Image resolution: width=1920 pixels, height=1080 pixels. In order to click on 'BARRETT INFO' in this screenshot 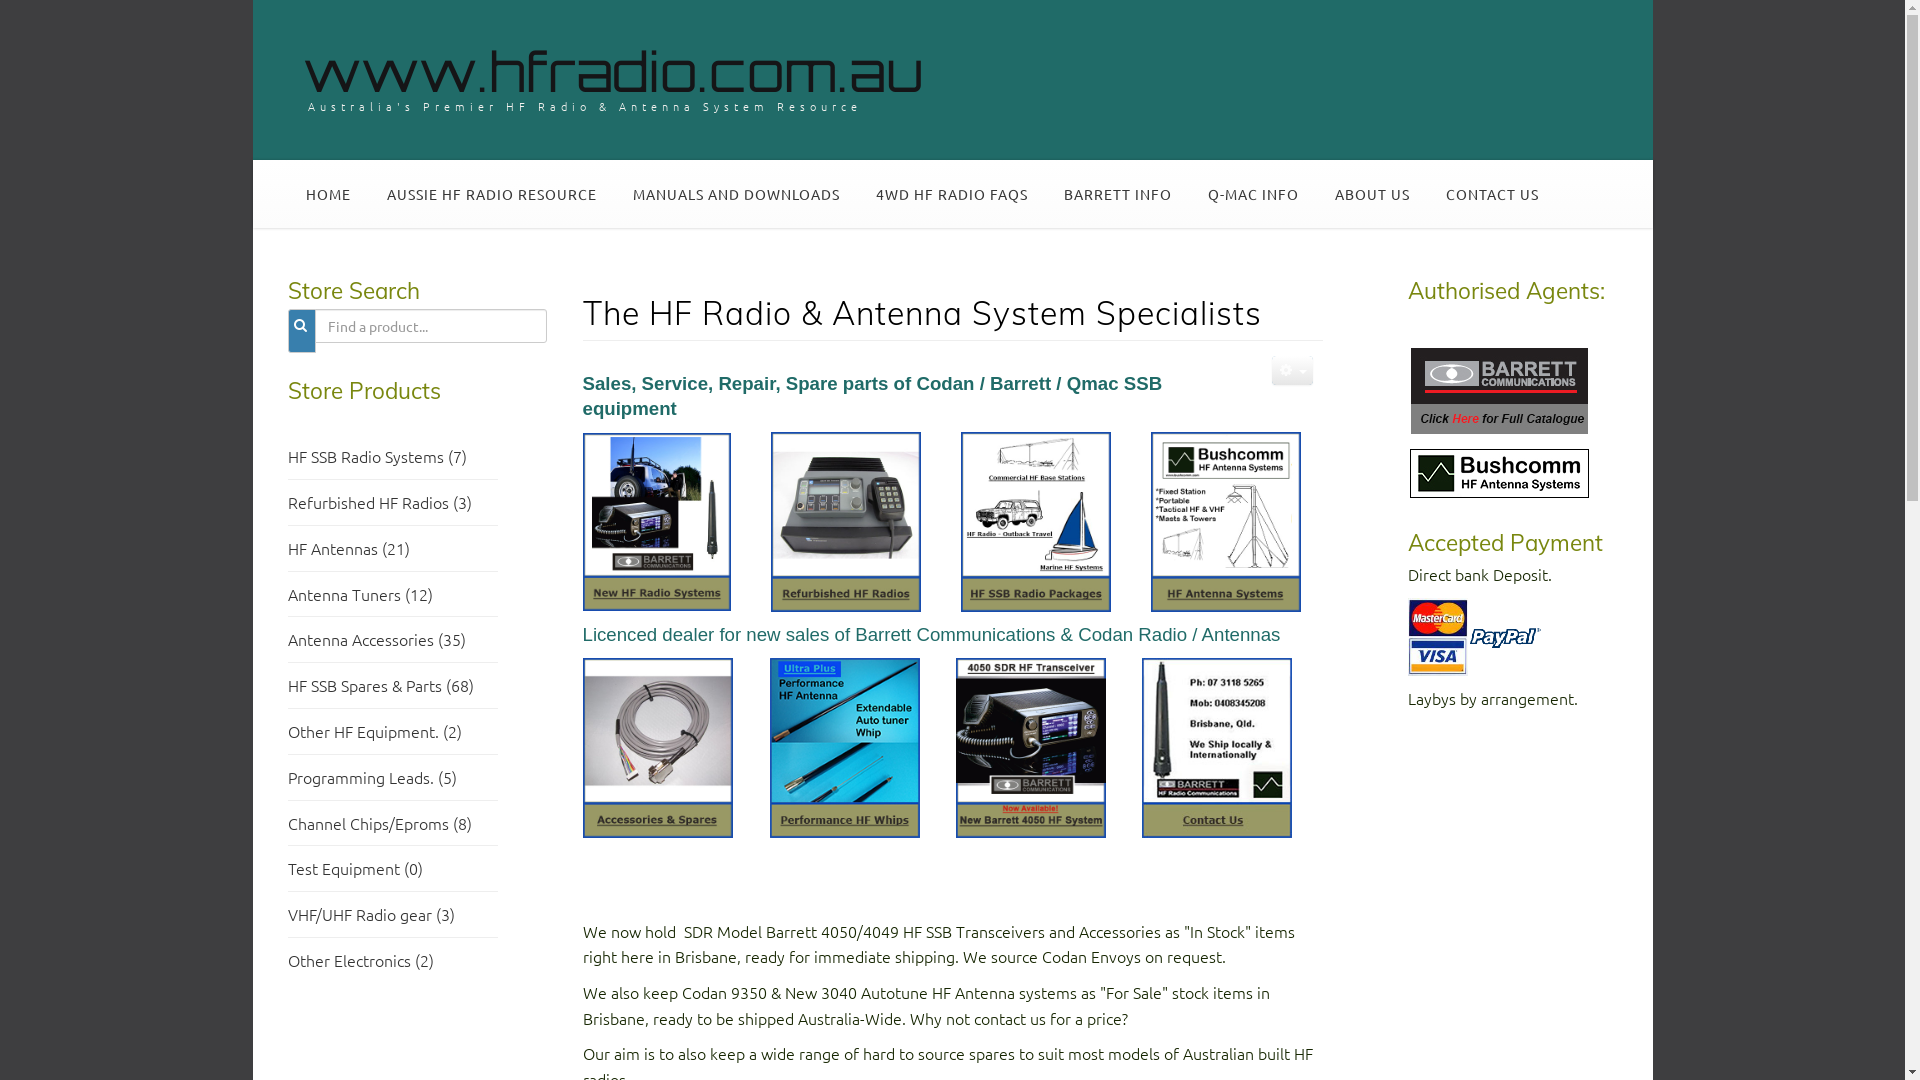, I will do `click(1117, 193)`.